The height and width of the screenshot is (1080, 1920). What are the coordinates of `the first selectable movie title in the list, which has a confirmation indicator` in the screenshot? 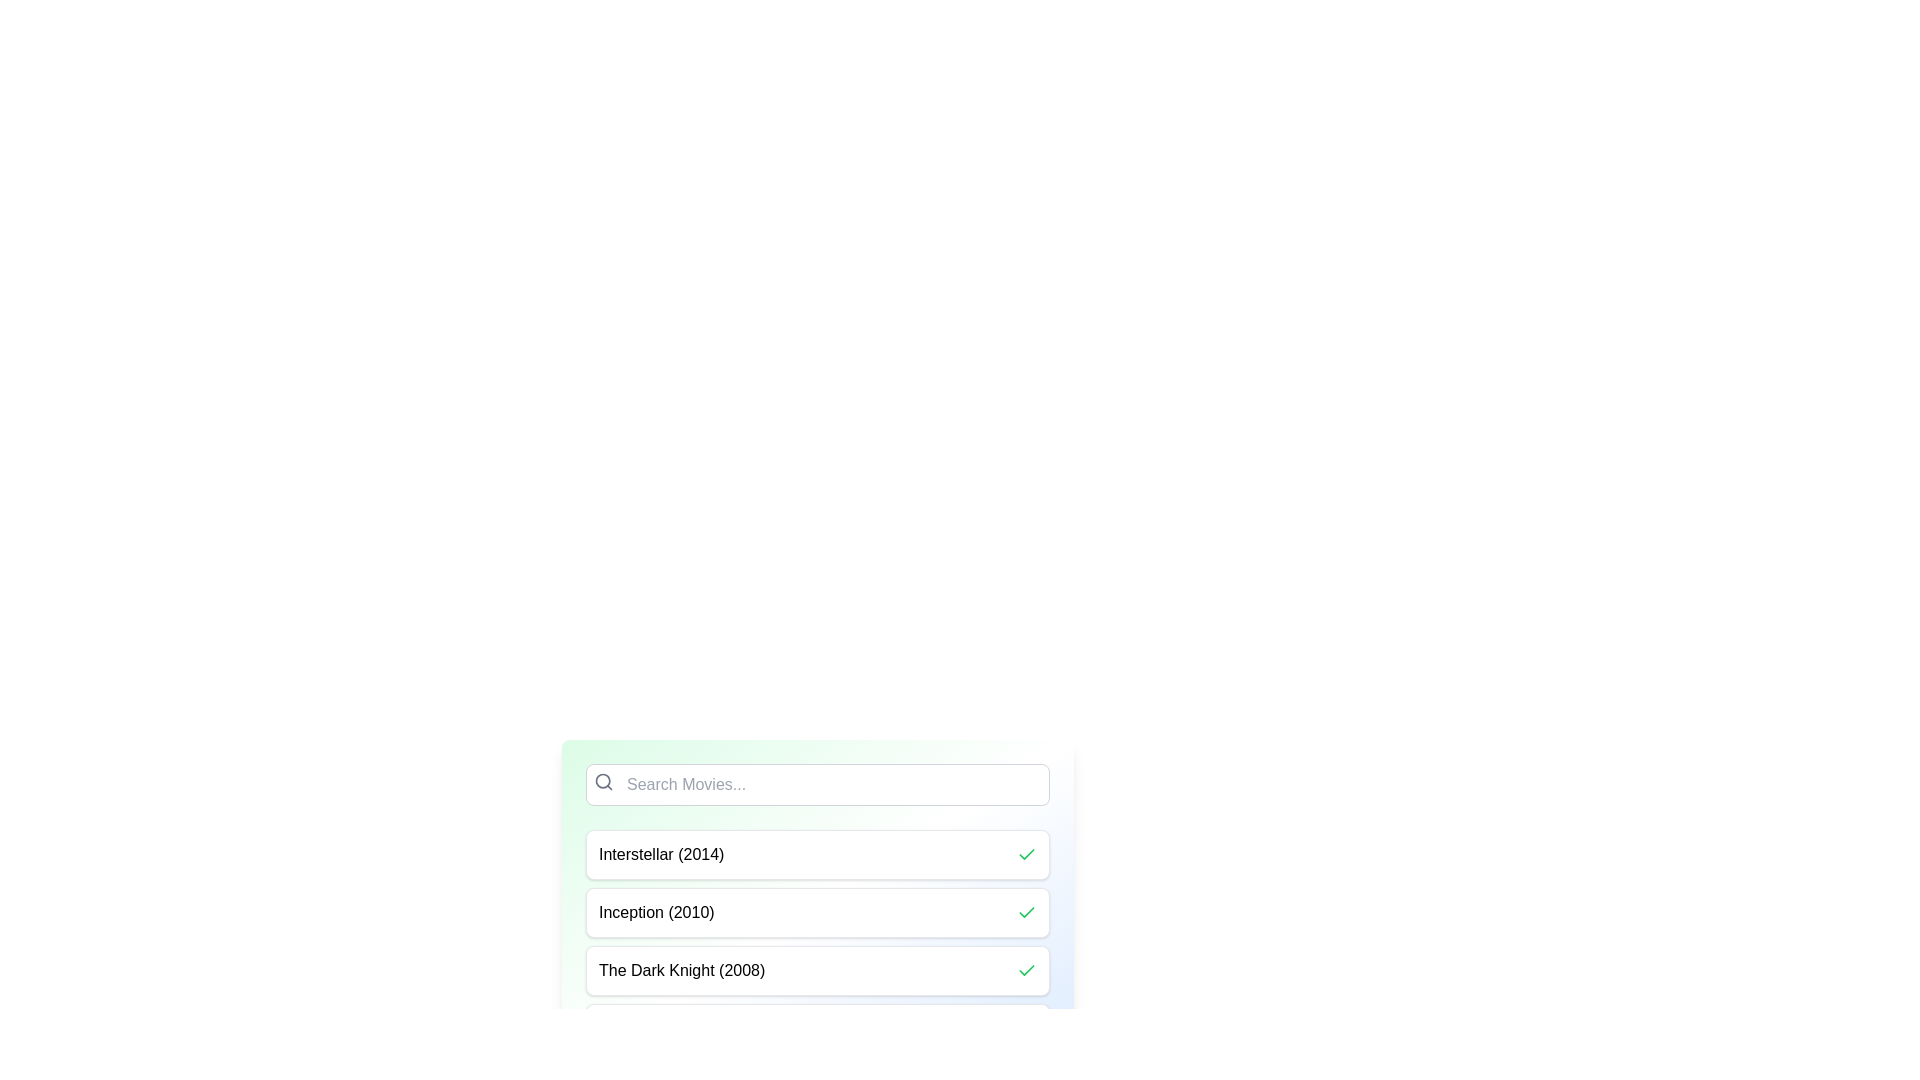 It's located at (817, 855).